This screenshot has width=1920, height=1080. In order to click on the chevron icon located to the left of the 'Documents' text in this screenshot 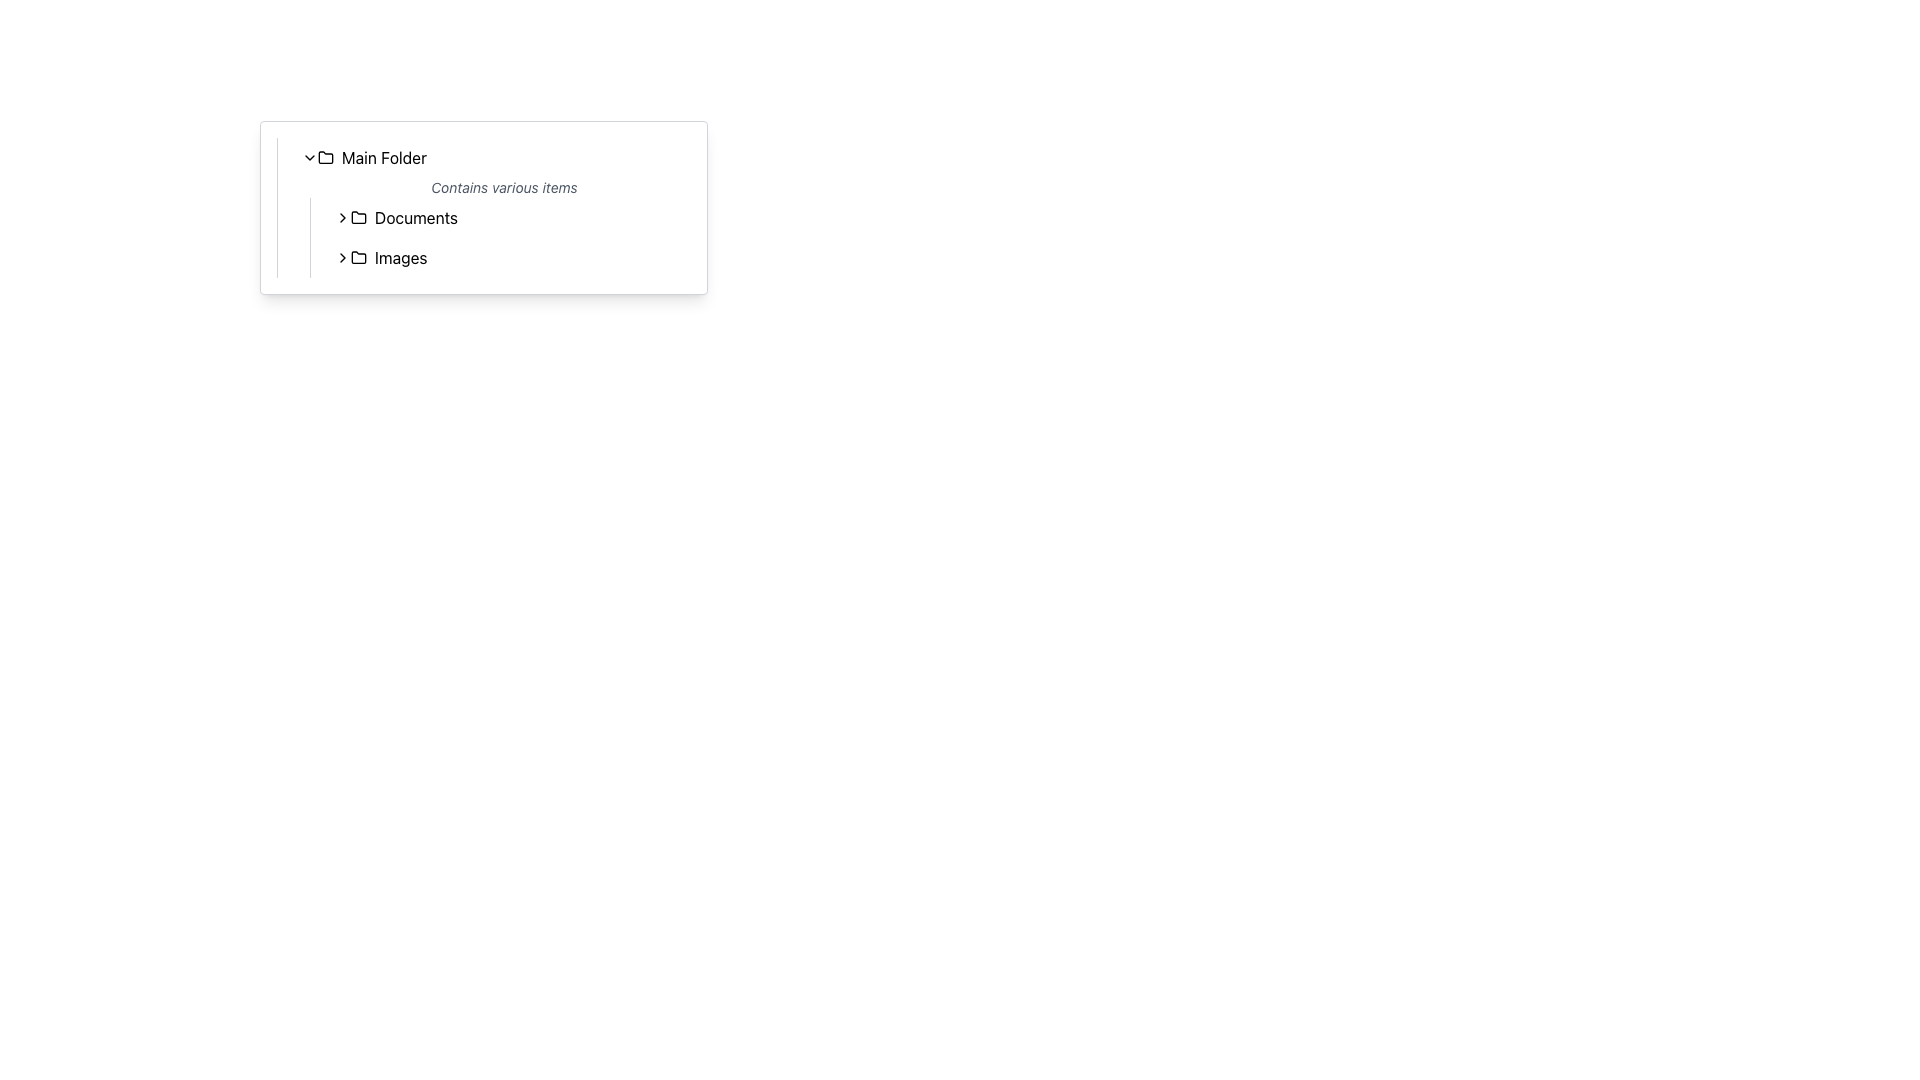, I will do `click(342, 218)`.